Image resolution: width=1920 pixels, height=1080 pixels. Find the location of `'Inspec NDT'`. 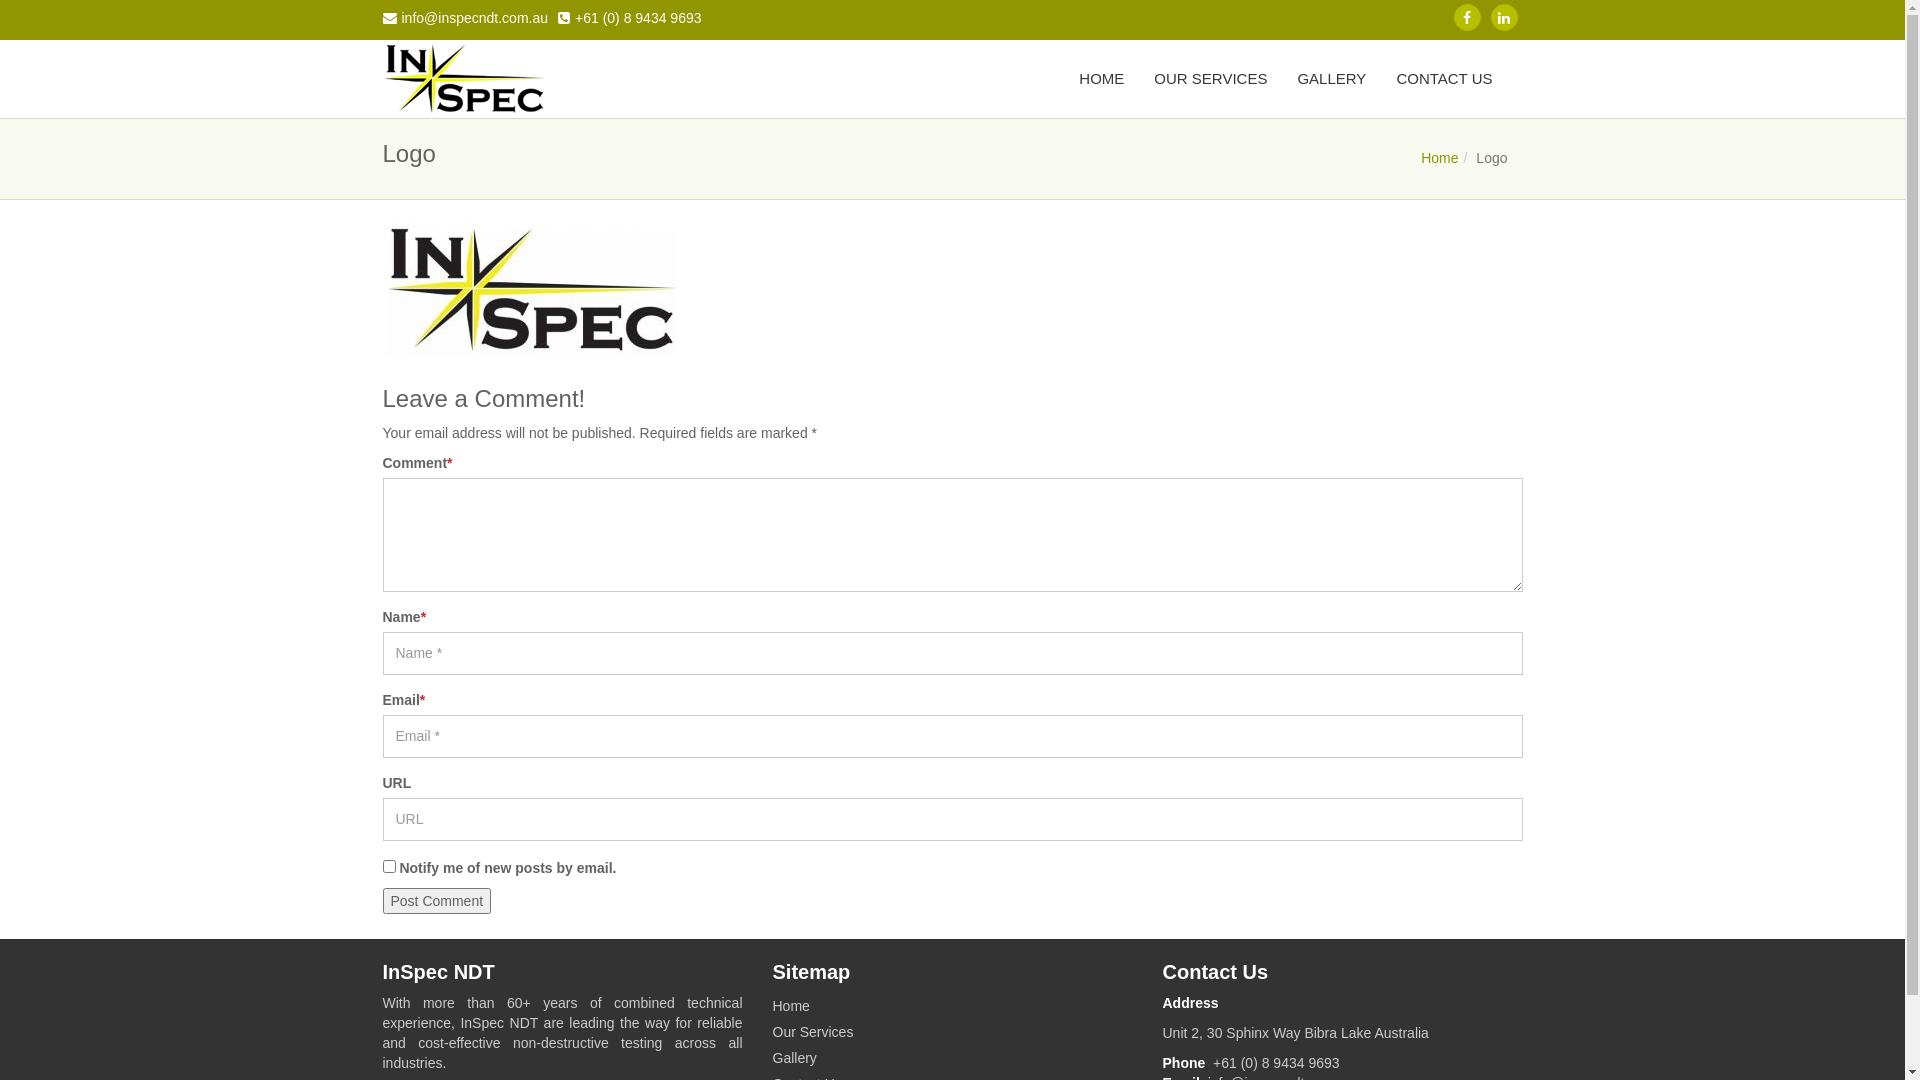

'Inspec NDT' is located at coordinates (463, 77).